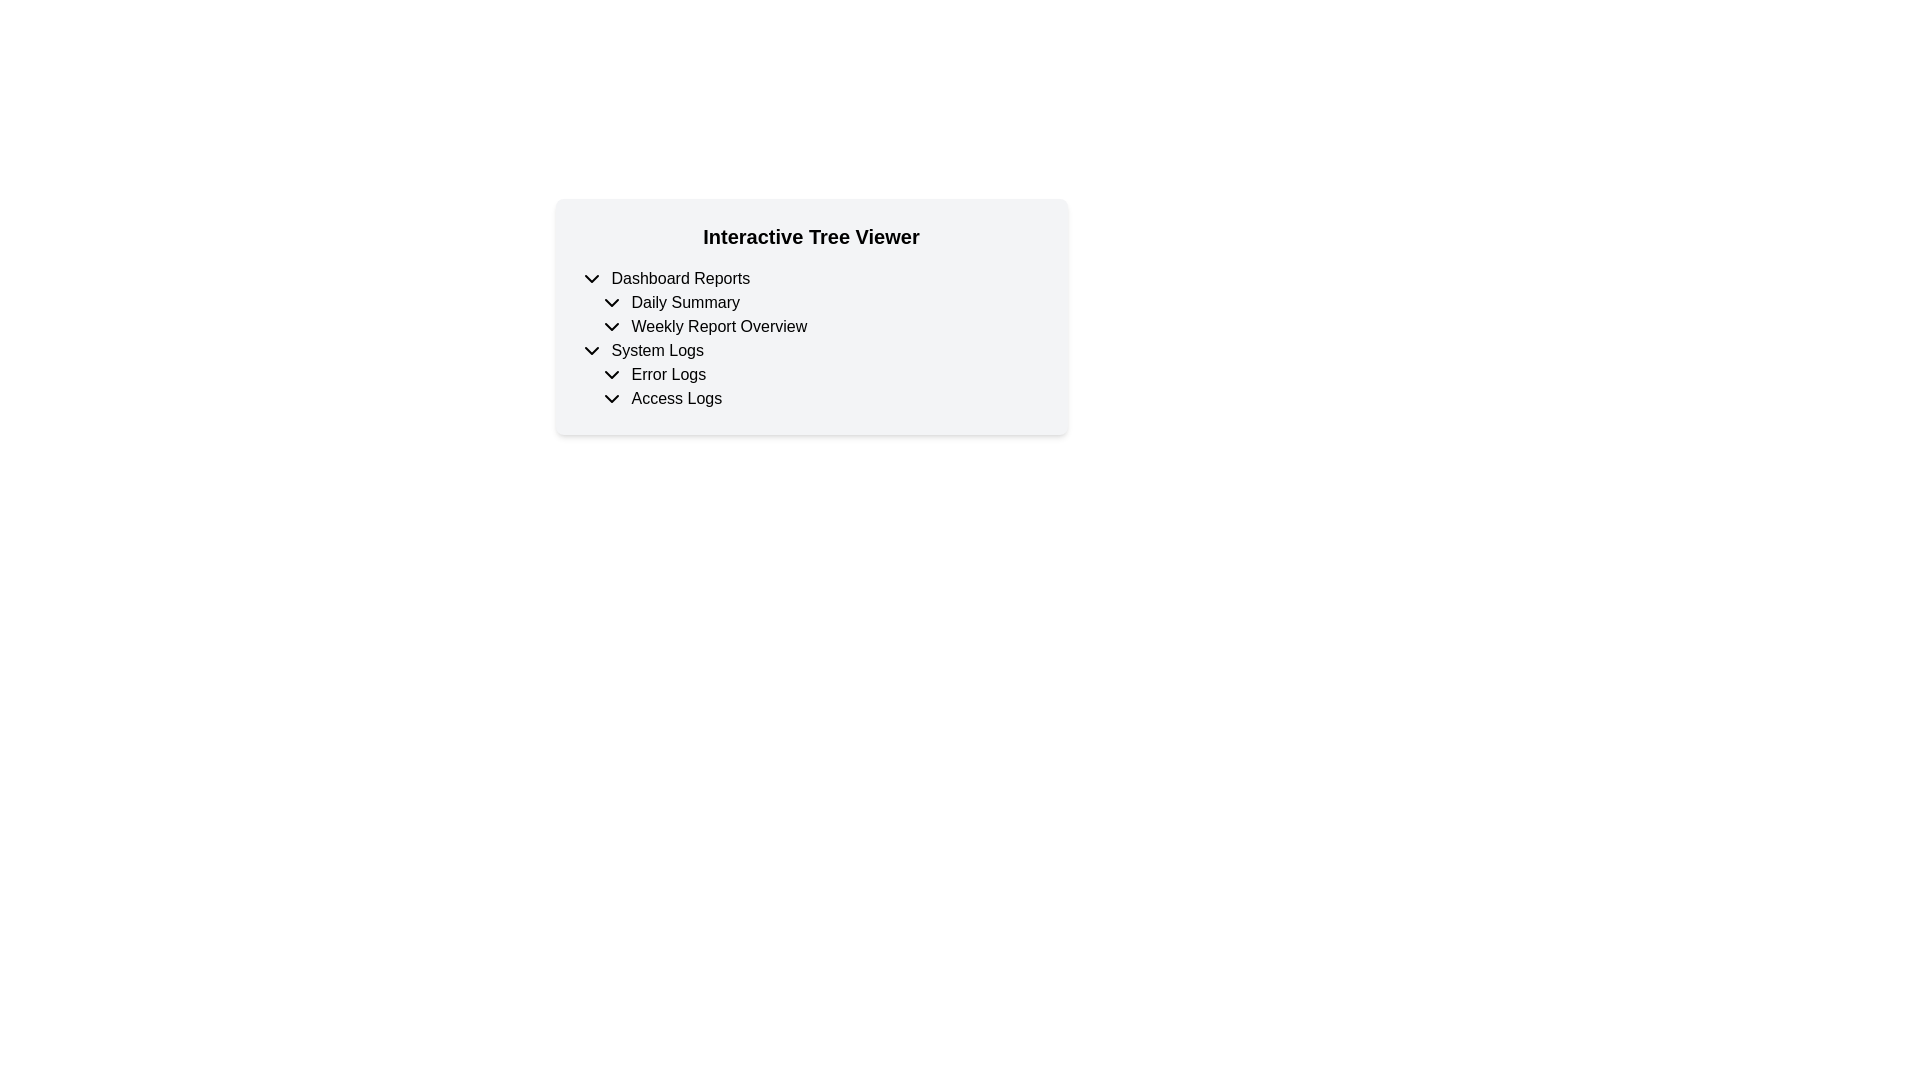  Describe the element at coordinates (590, 350) in the screenshot. I see `the chevron icon to the left of the 'System Logs' label` at that location.